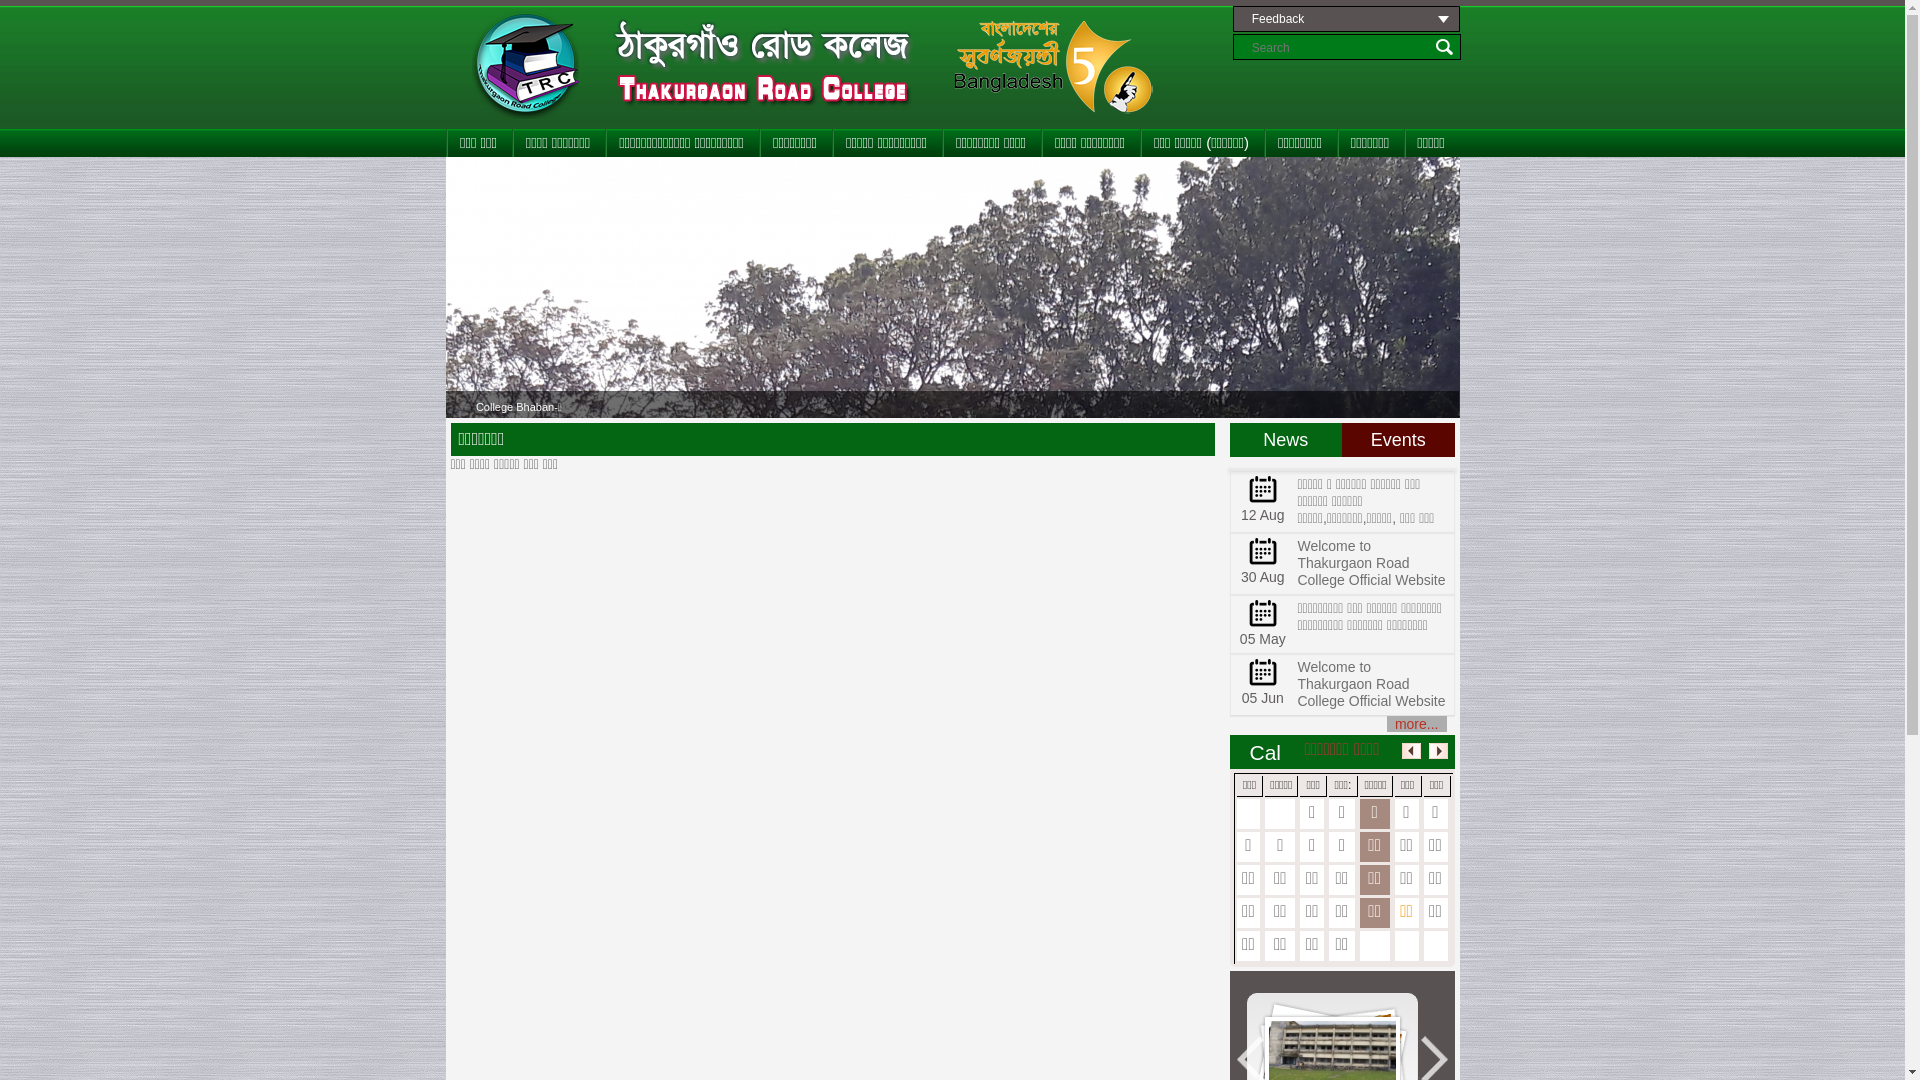 The width and height of the screenshot is (1920, 1080). Describe the element at coordinates (1370, 682) in the screenshot. I see `'Welcome to Thakurgaon Road College Official Website'` at that location.